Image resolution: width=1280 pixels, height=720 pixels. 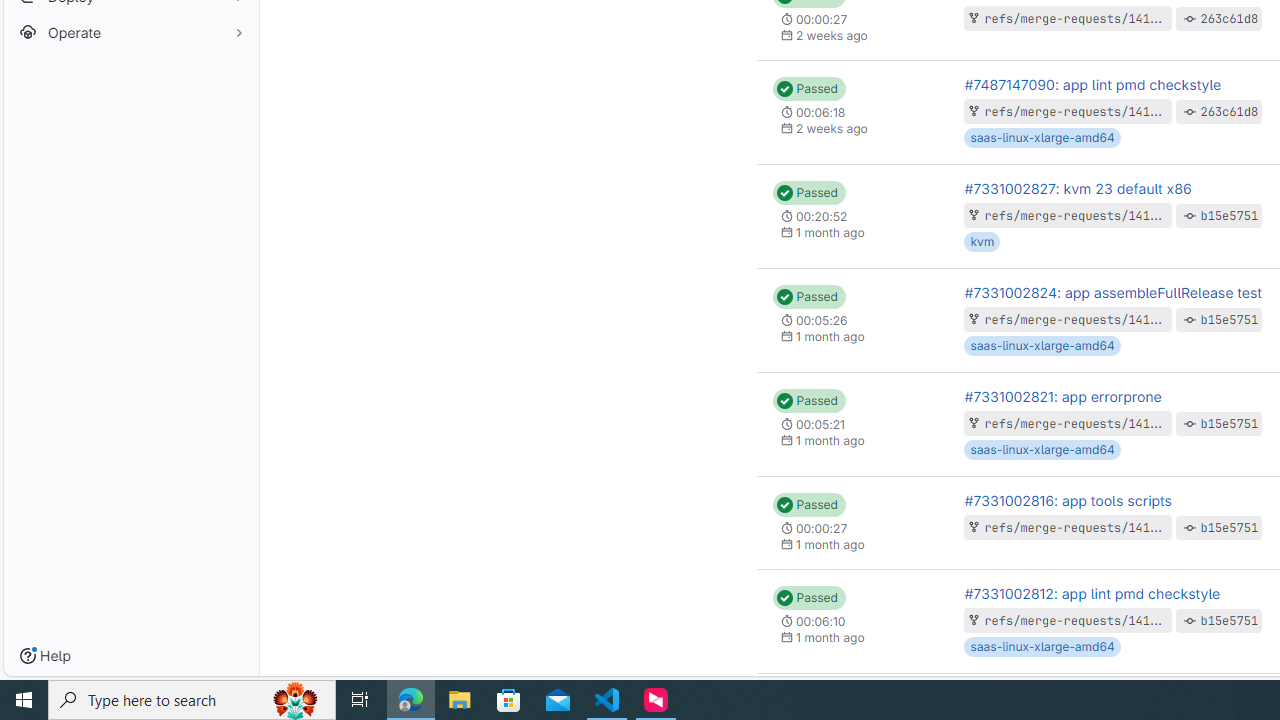 What do you see at coordinates (1088, 111) in the screenshot?
I see `'refs/merge-requests/1411/head'` at bounding box center [1088, 111].